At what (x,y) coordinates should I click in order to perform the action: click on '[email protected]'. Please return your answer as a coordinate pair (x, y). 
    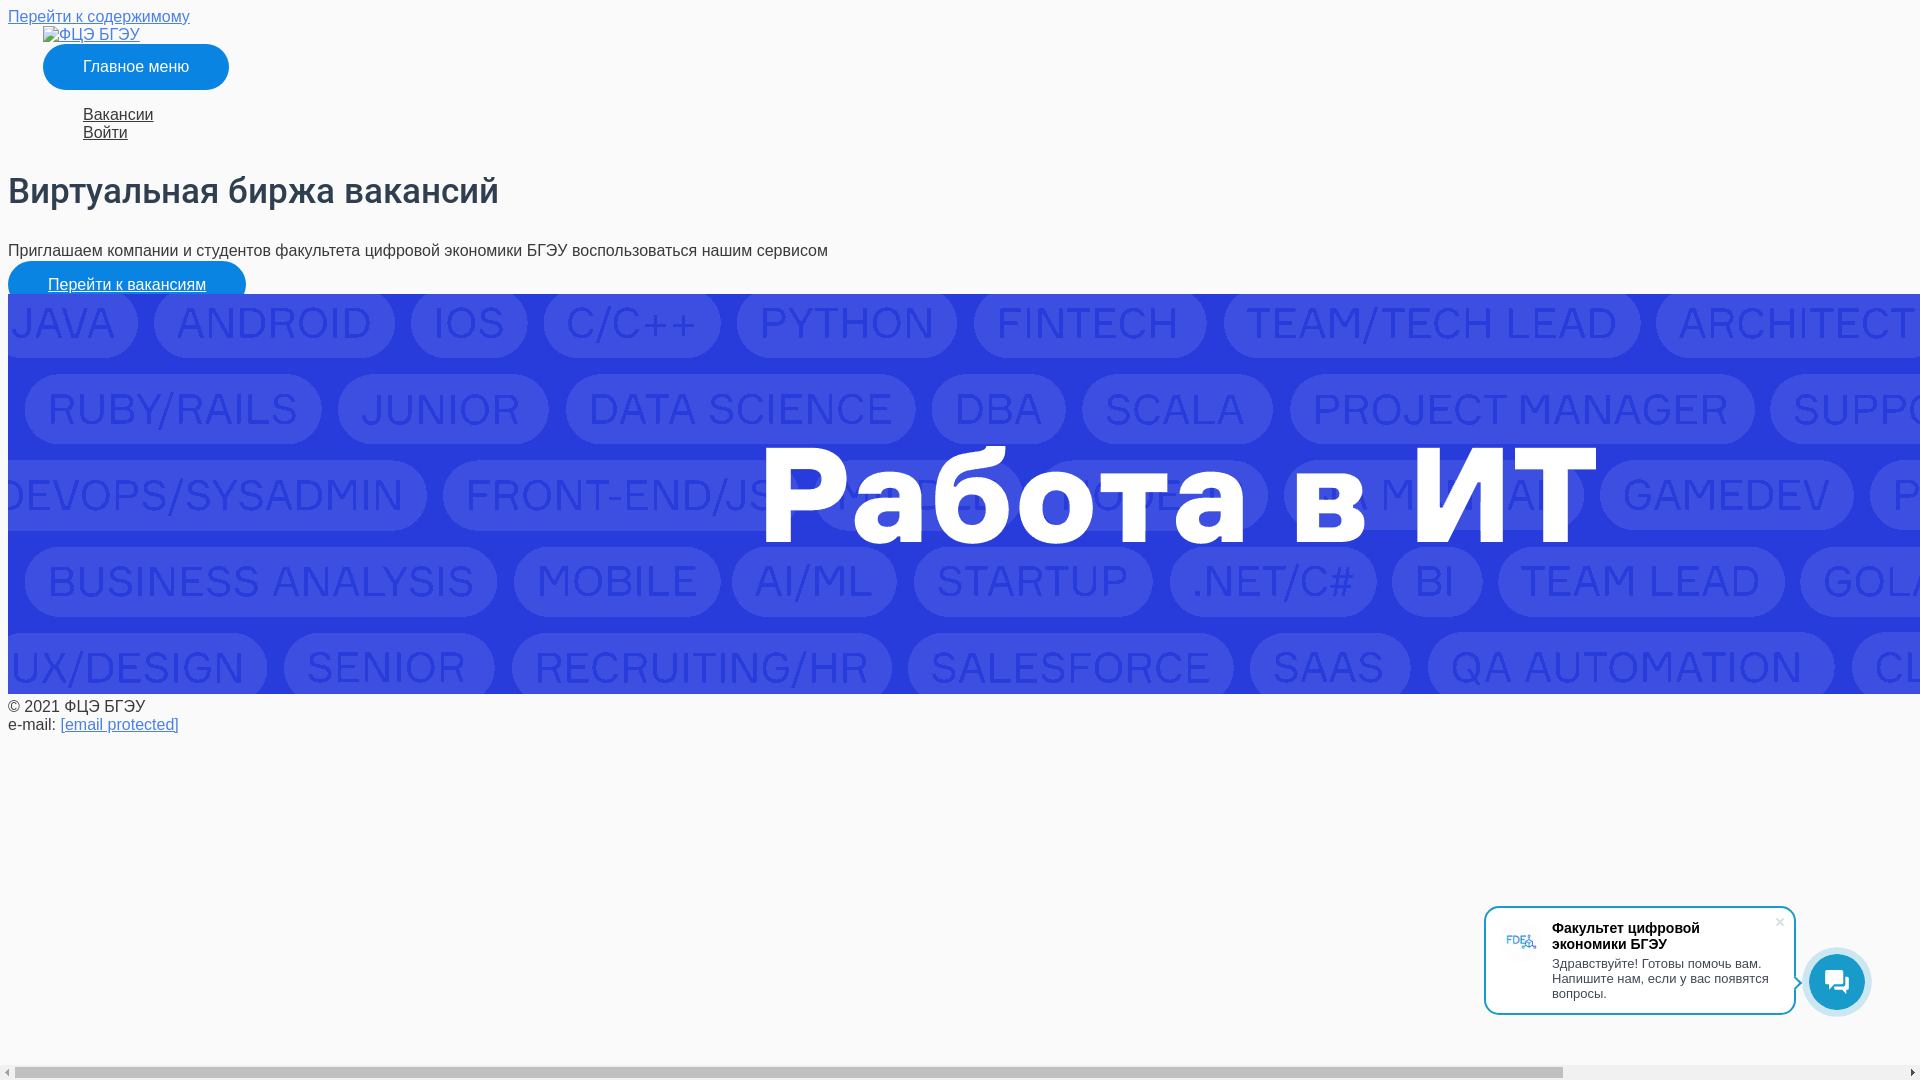
    Looking at the image, I should click on (118, 724).